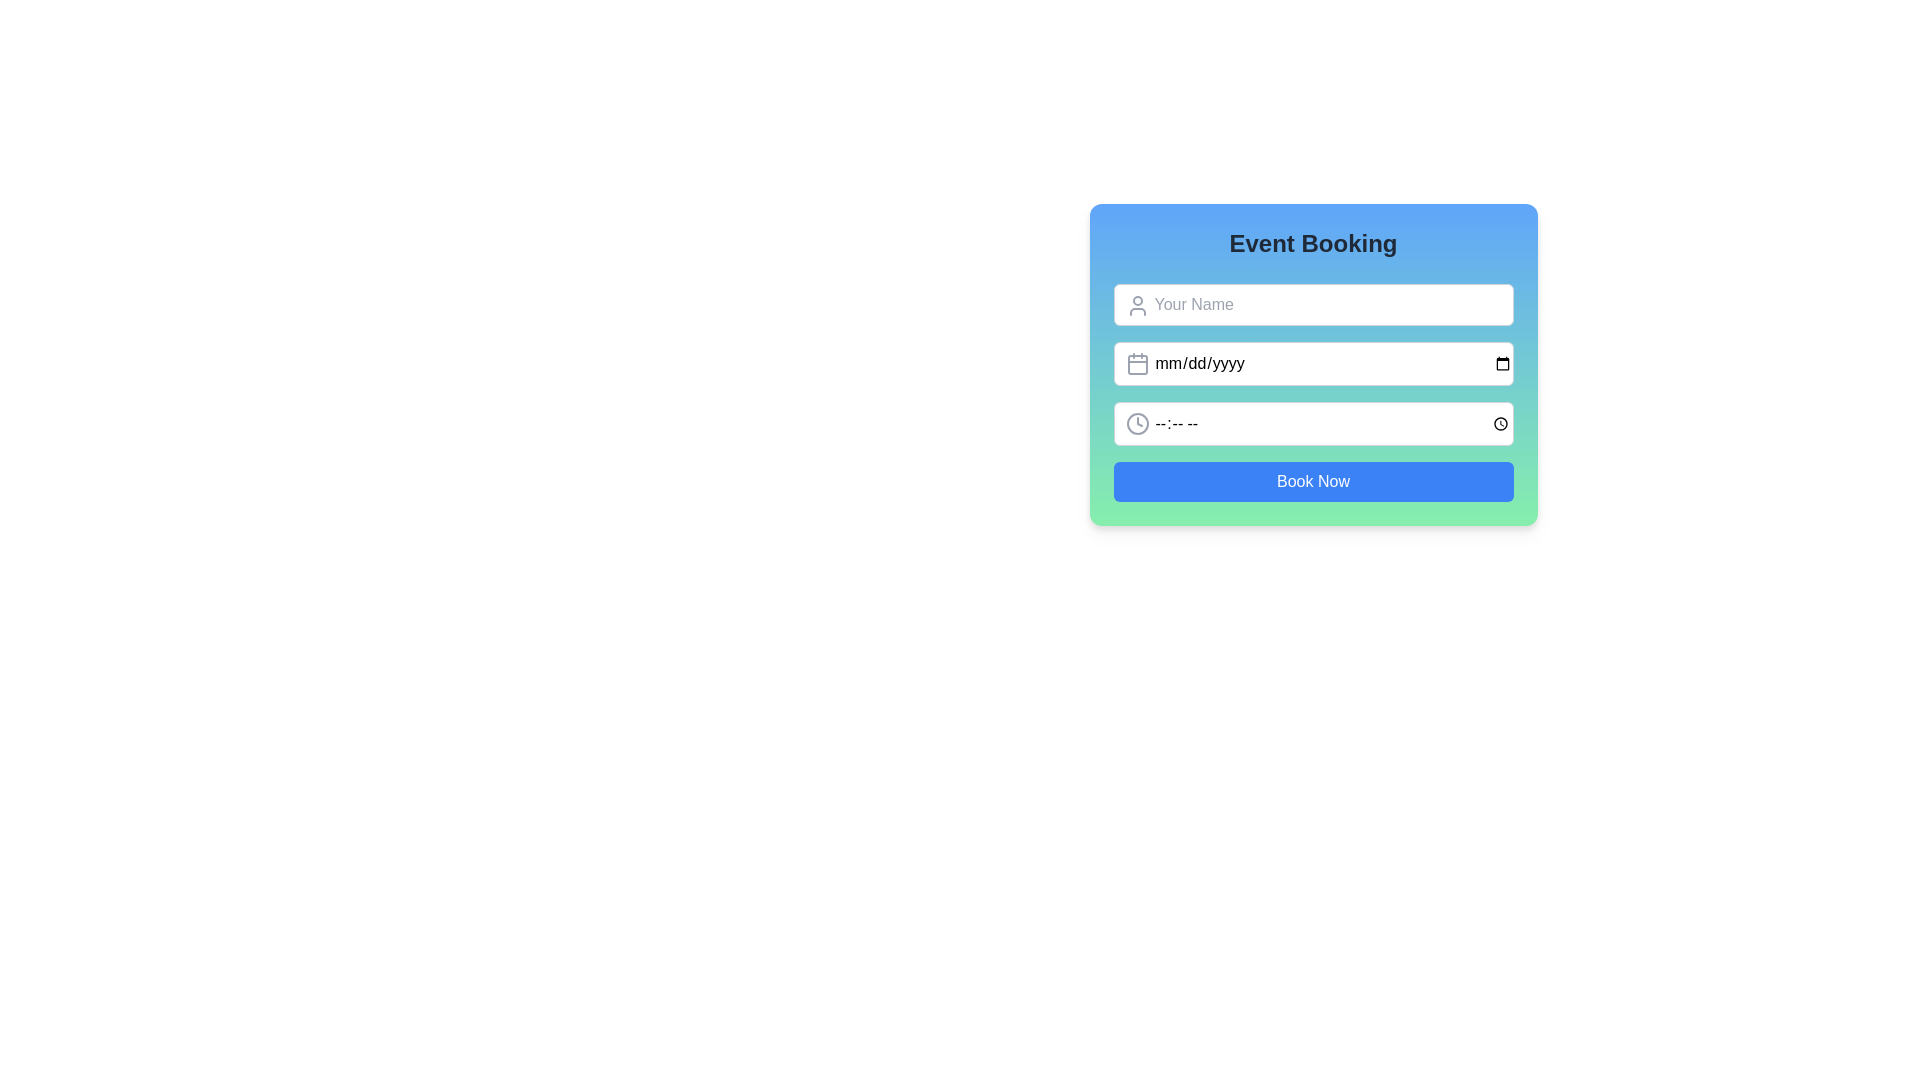  Describe the element at coordinates (1137, 423) in the screenshot. I see `the clock icon, which is a thin-lined illustration with a circular base and two hands indicating time, located on the left side of the time input field` at that location.